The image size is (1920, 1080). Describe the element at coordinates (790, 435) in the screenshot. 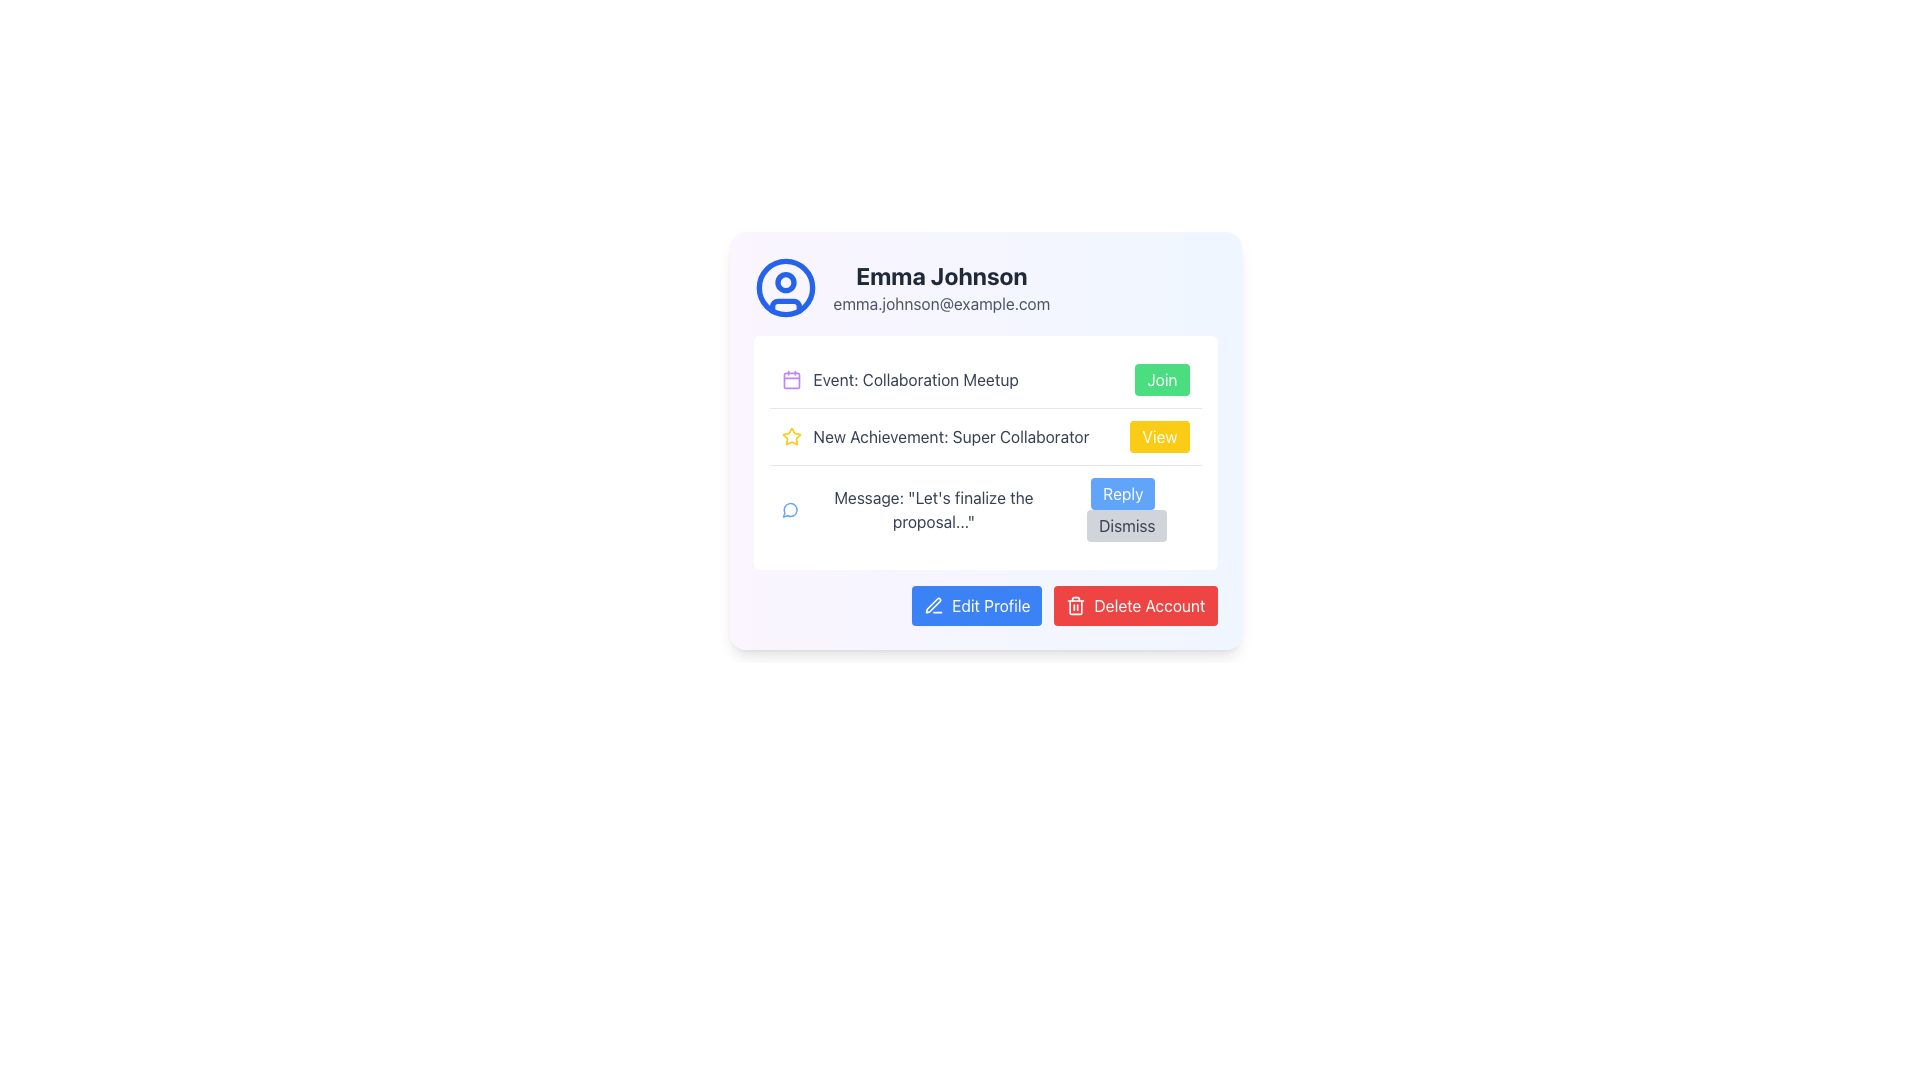

I see `the yellow star icon with a hollow center located in the bottom-right area of the profile interface` at that location.